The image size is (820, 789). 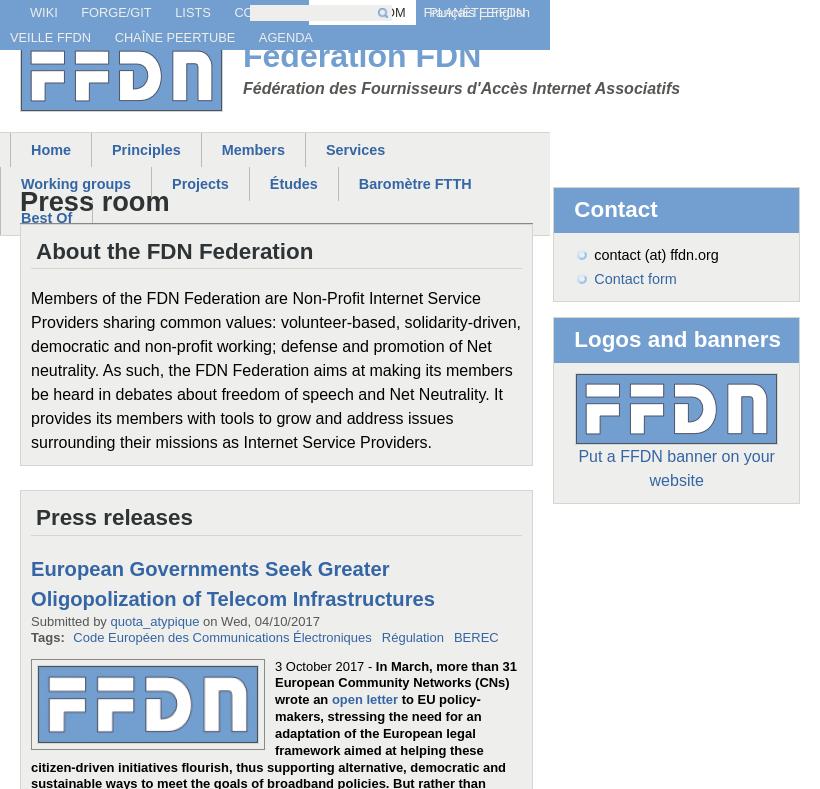 I want to click on 'Wiki', so click(x=42, y=11).